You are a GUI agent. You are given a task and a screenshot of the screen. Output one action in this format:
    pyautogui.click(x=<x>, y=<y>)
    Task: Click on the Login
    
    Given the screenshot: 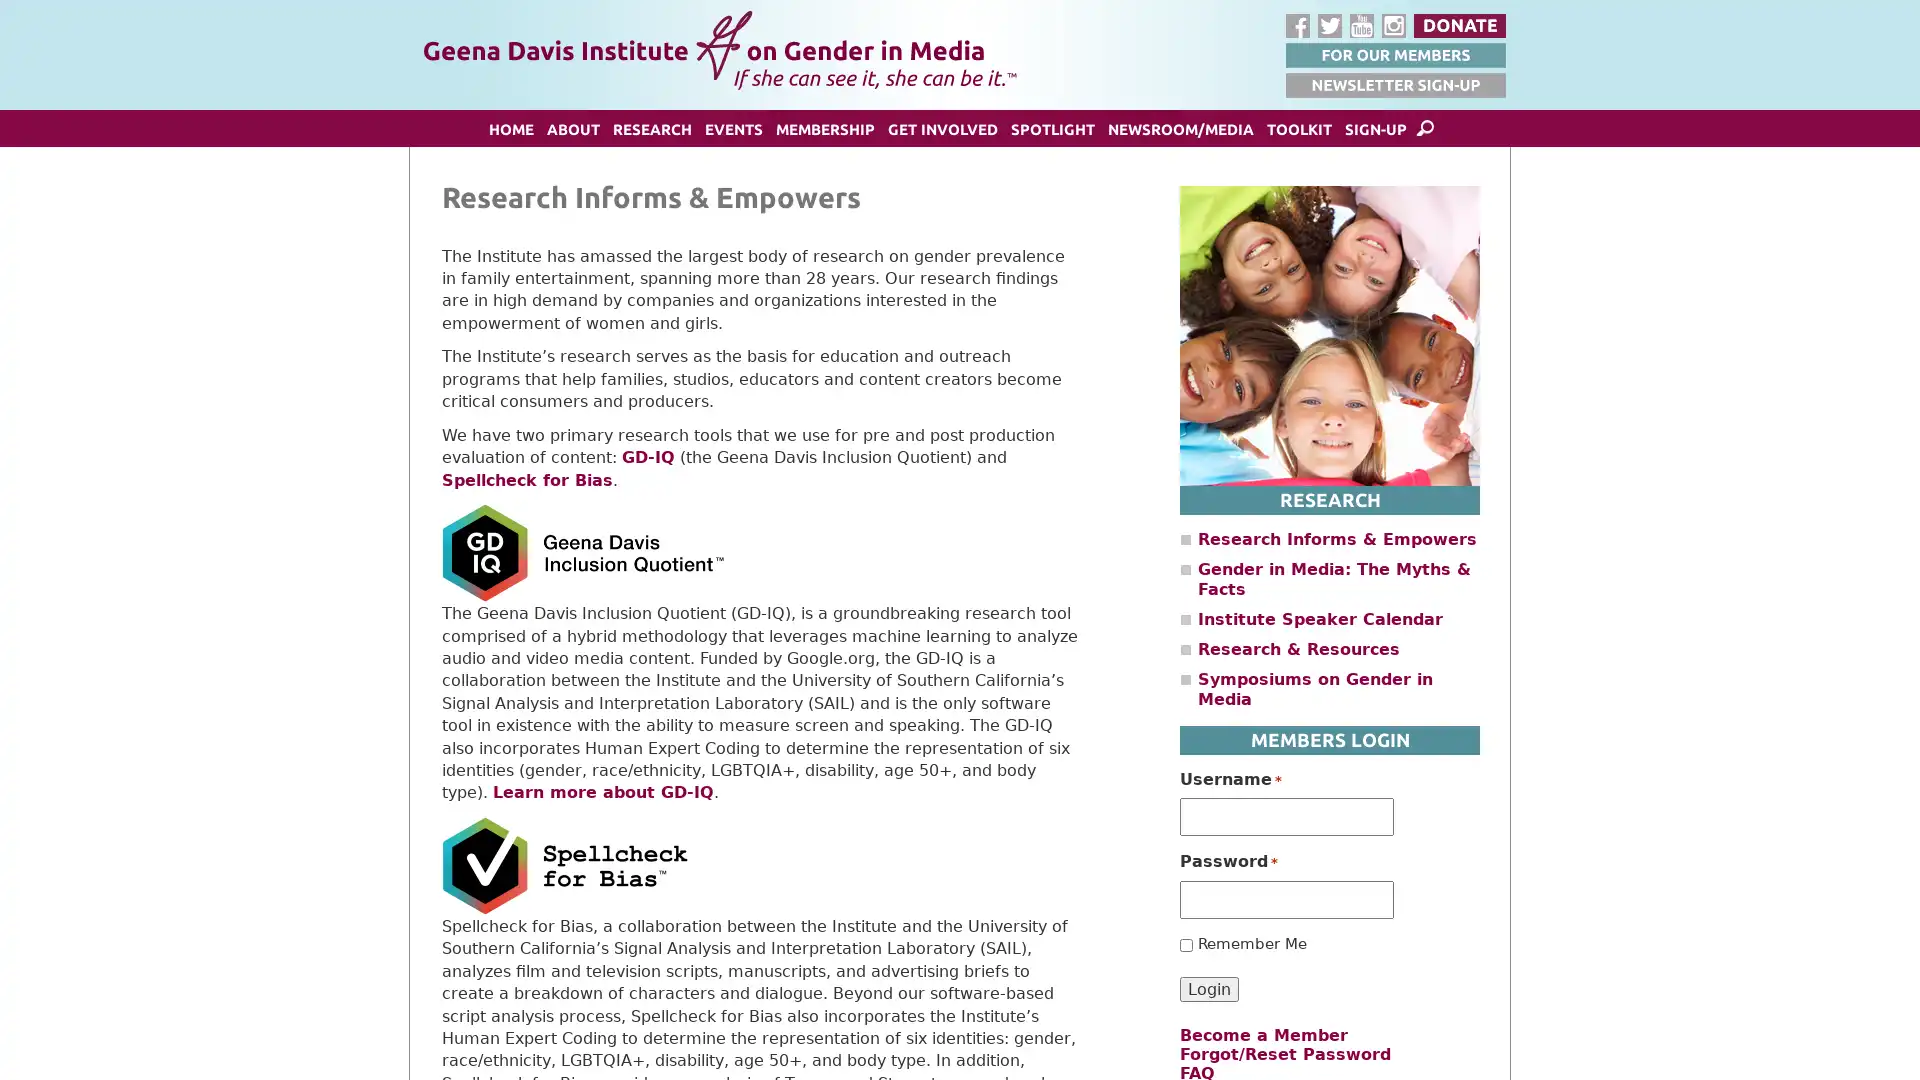 What is the action you would take?
    pyautogui.click(x=1208, y=987)
    